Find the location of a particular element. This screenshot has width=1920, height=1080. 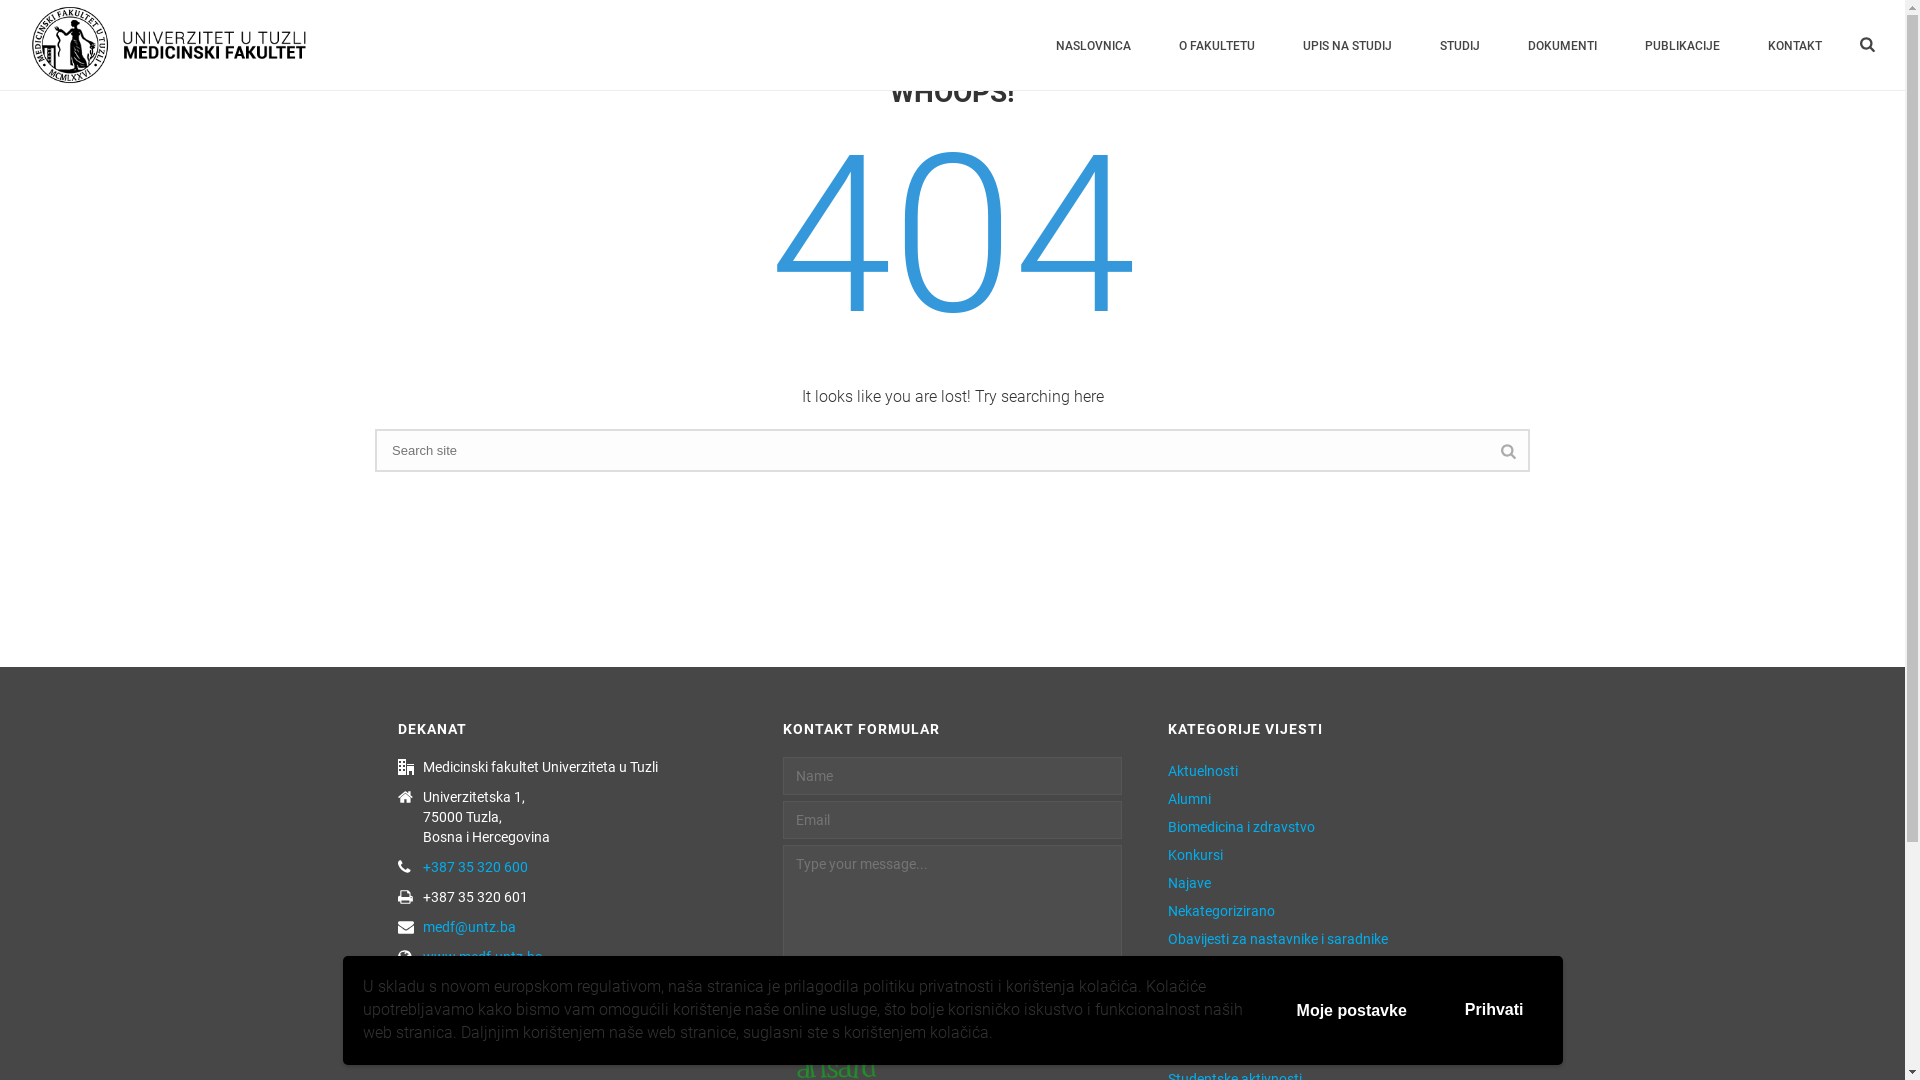

'Alumni' is located at coordinates (1189, 797).